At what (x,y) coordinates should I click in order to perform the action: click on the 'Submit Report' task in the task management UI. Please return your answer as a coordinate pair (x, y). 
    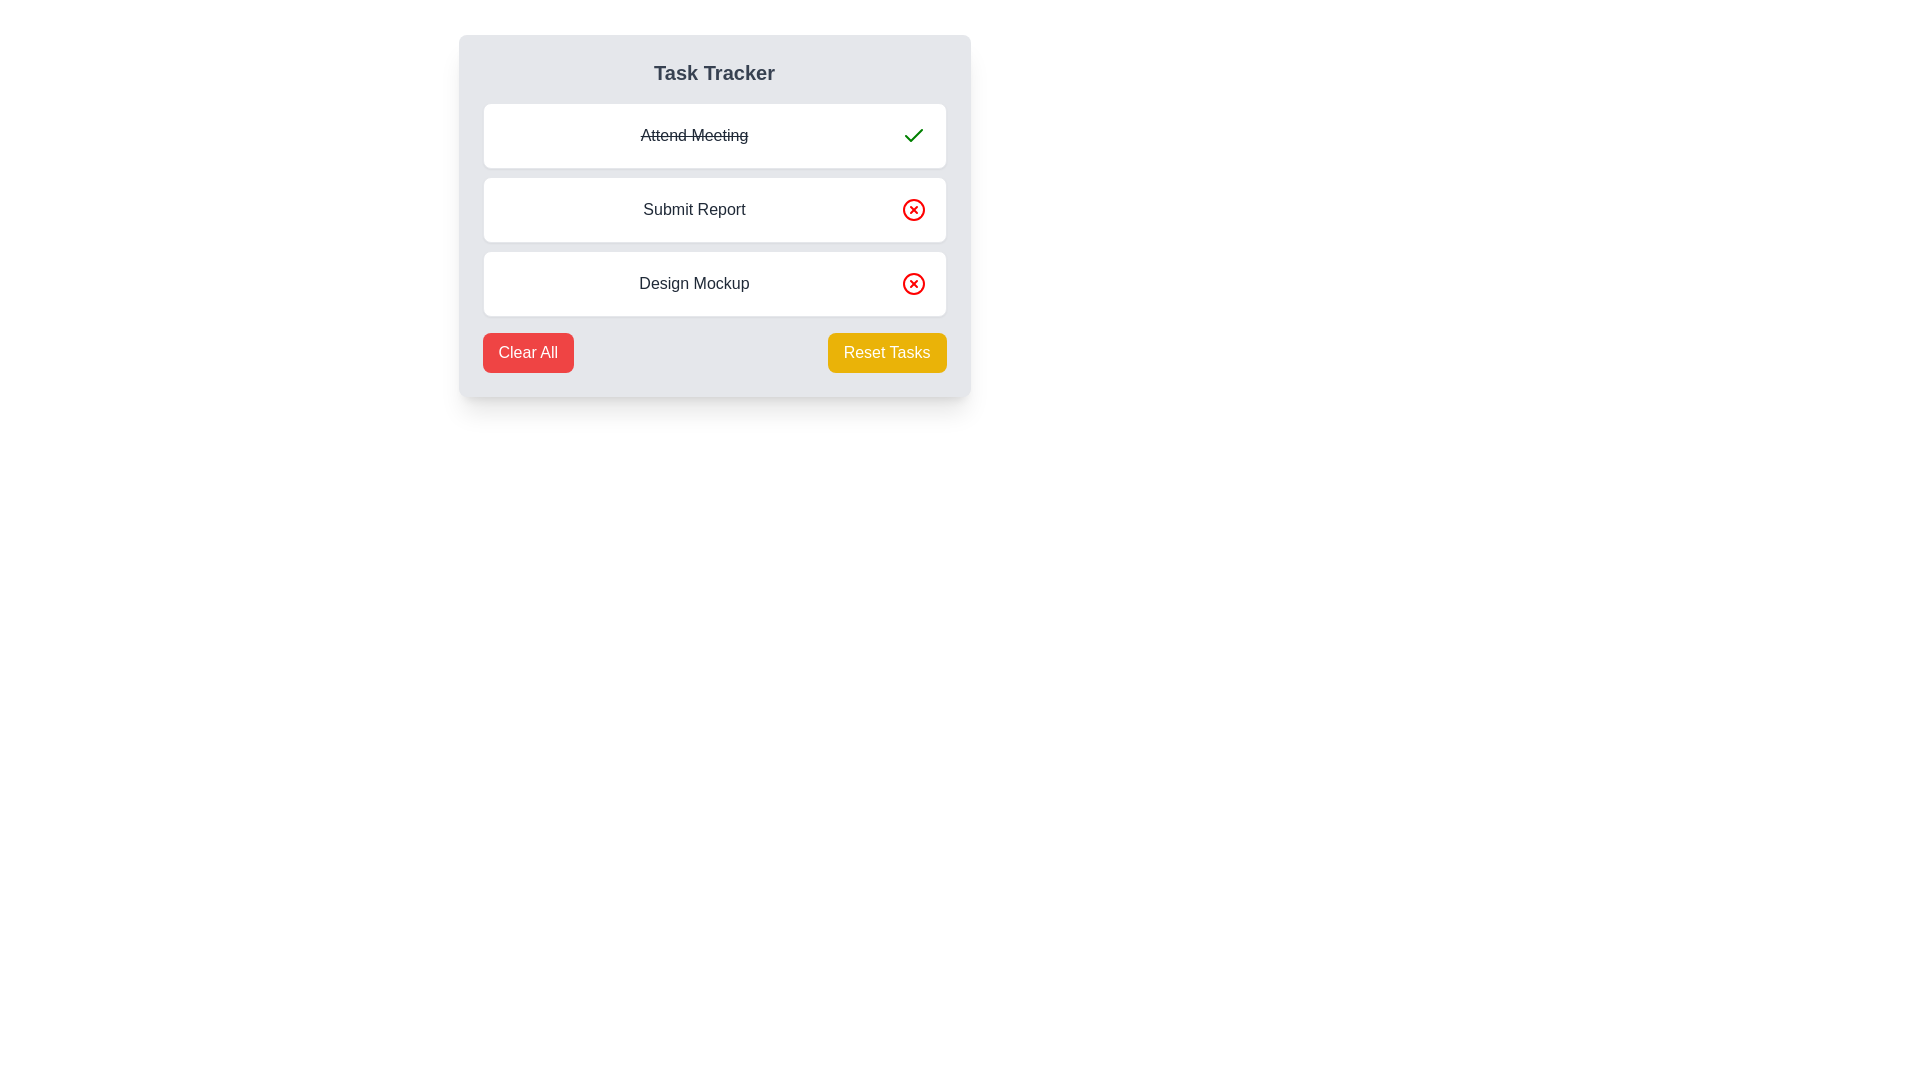
    Looking at the image, I should click on (714, 209).